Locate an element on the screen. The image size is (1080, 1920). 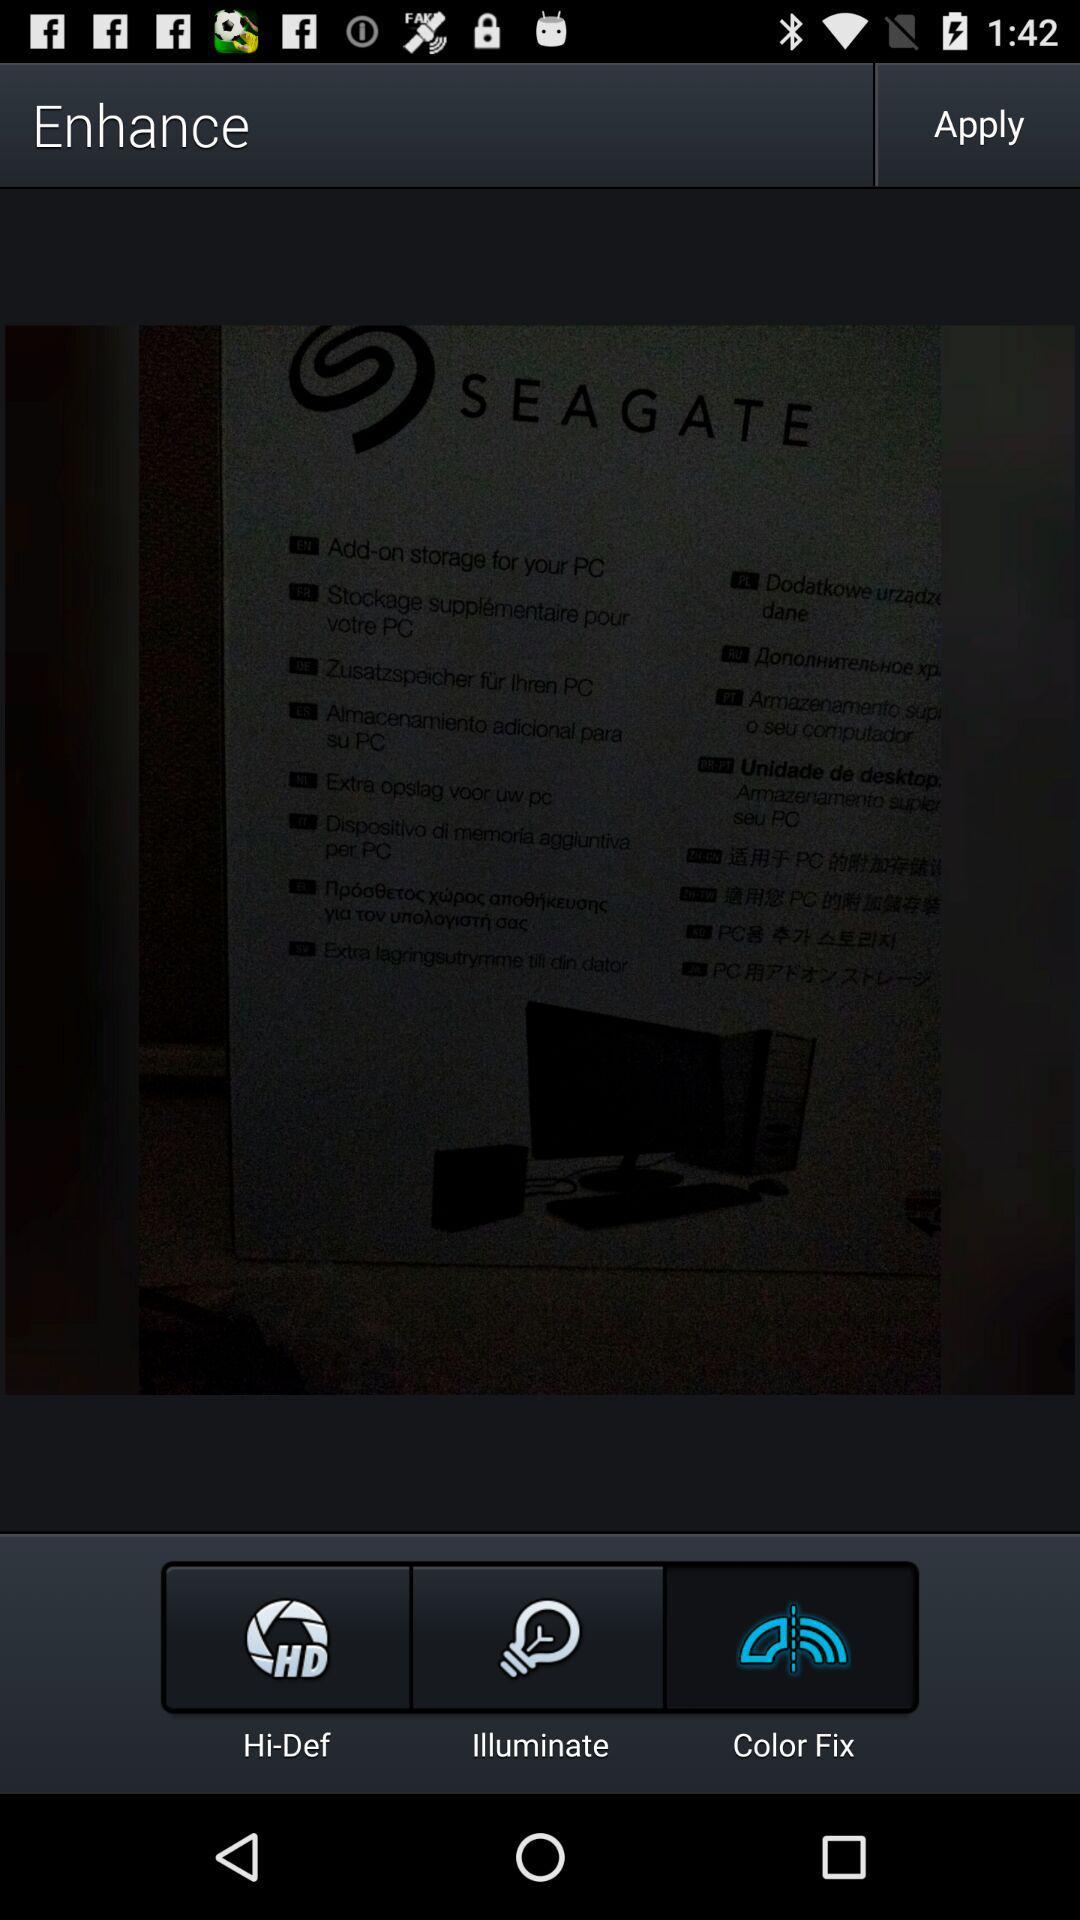
the hd icon is located at coordinates (286, 1641).